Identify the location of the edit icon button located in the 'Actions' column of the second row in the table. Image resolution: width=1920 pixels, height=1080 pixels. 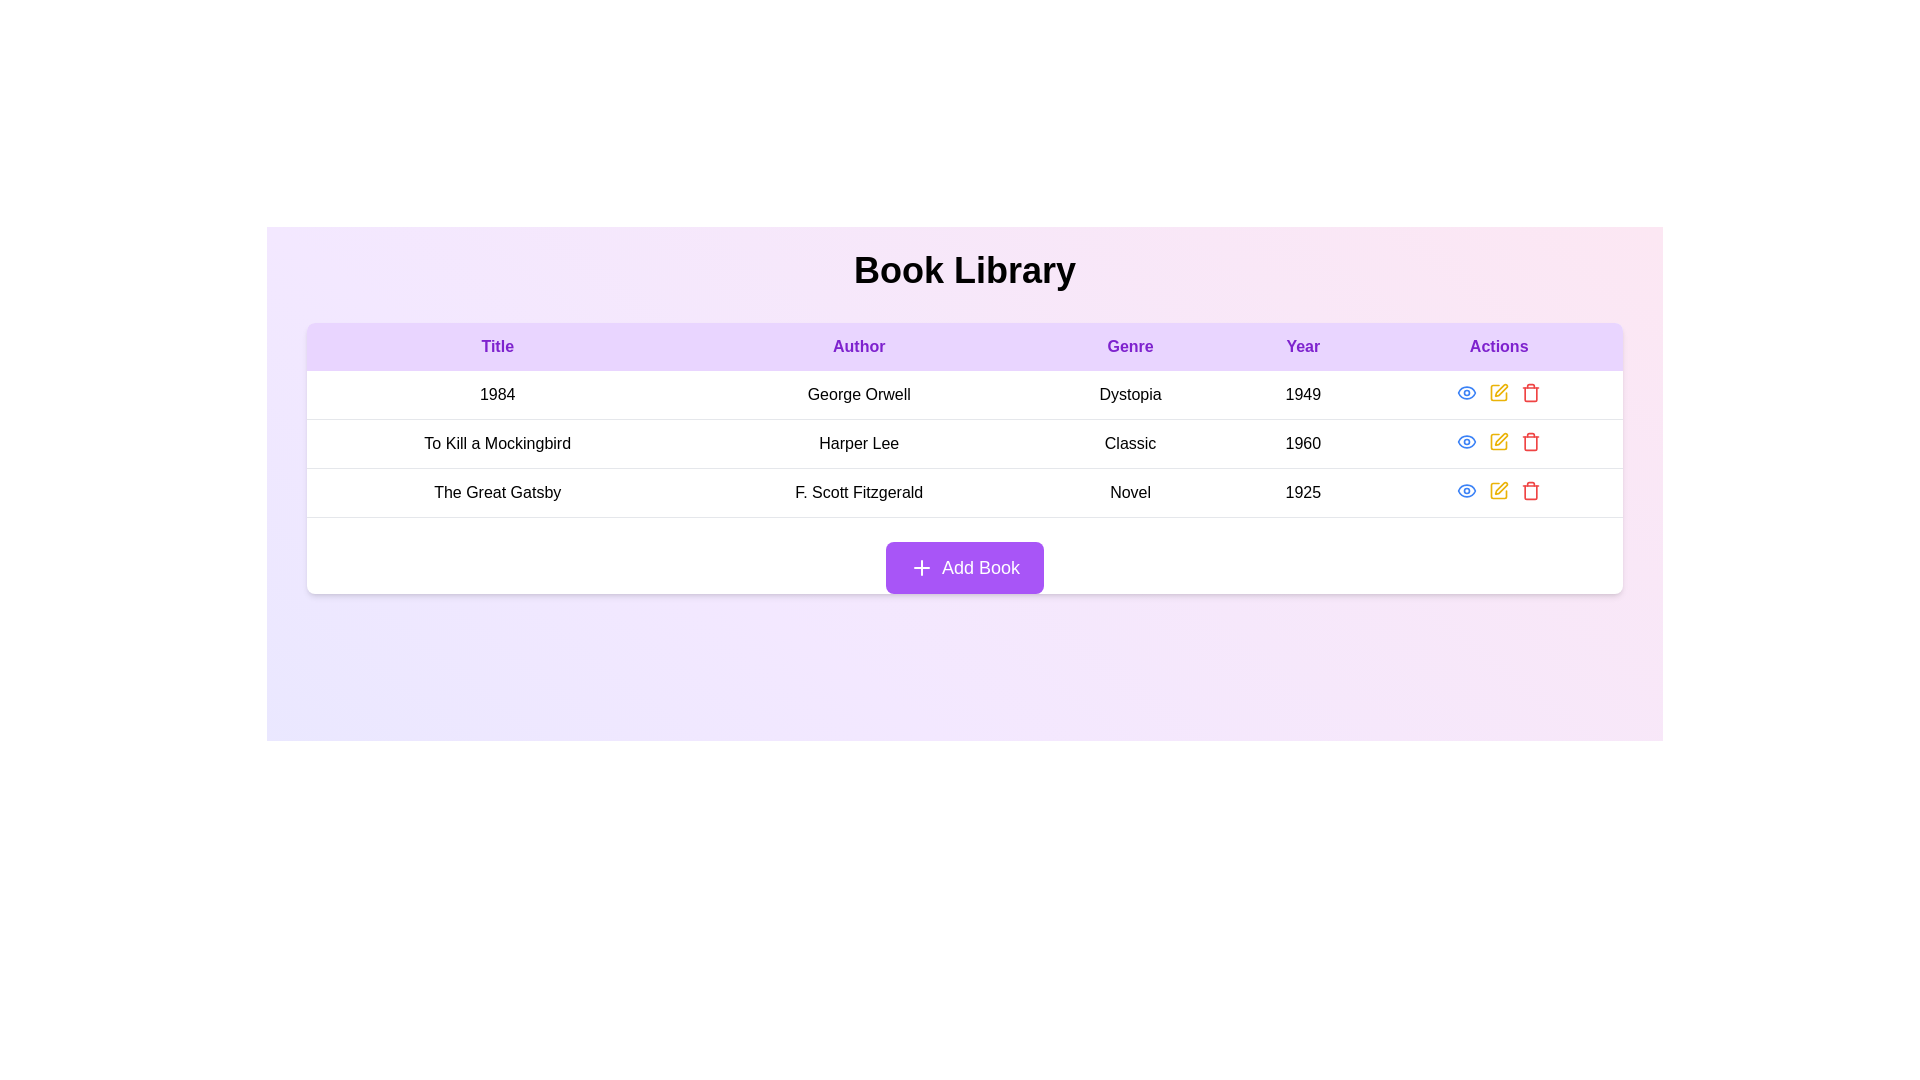
(1498, 441).